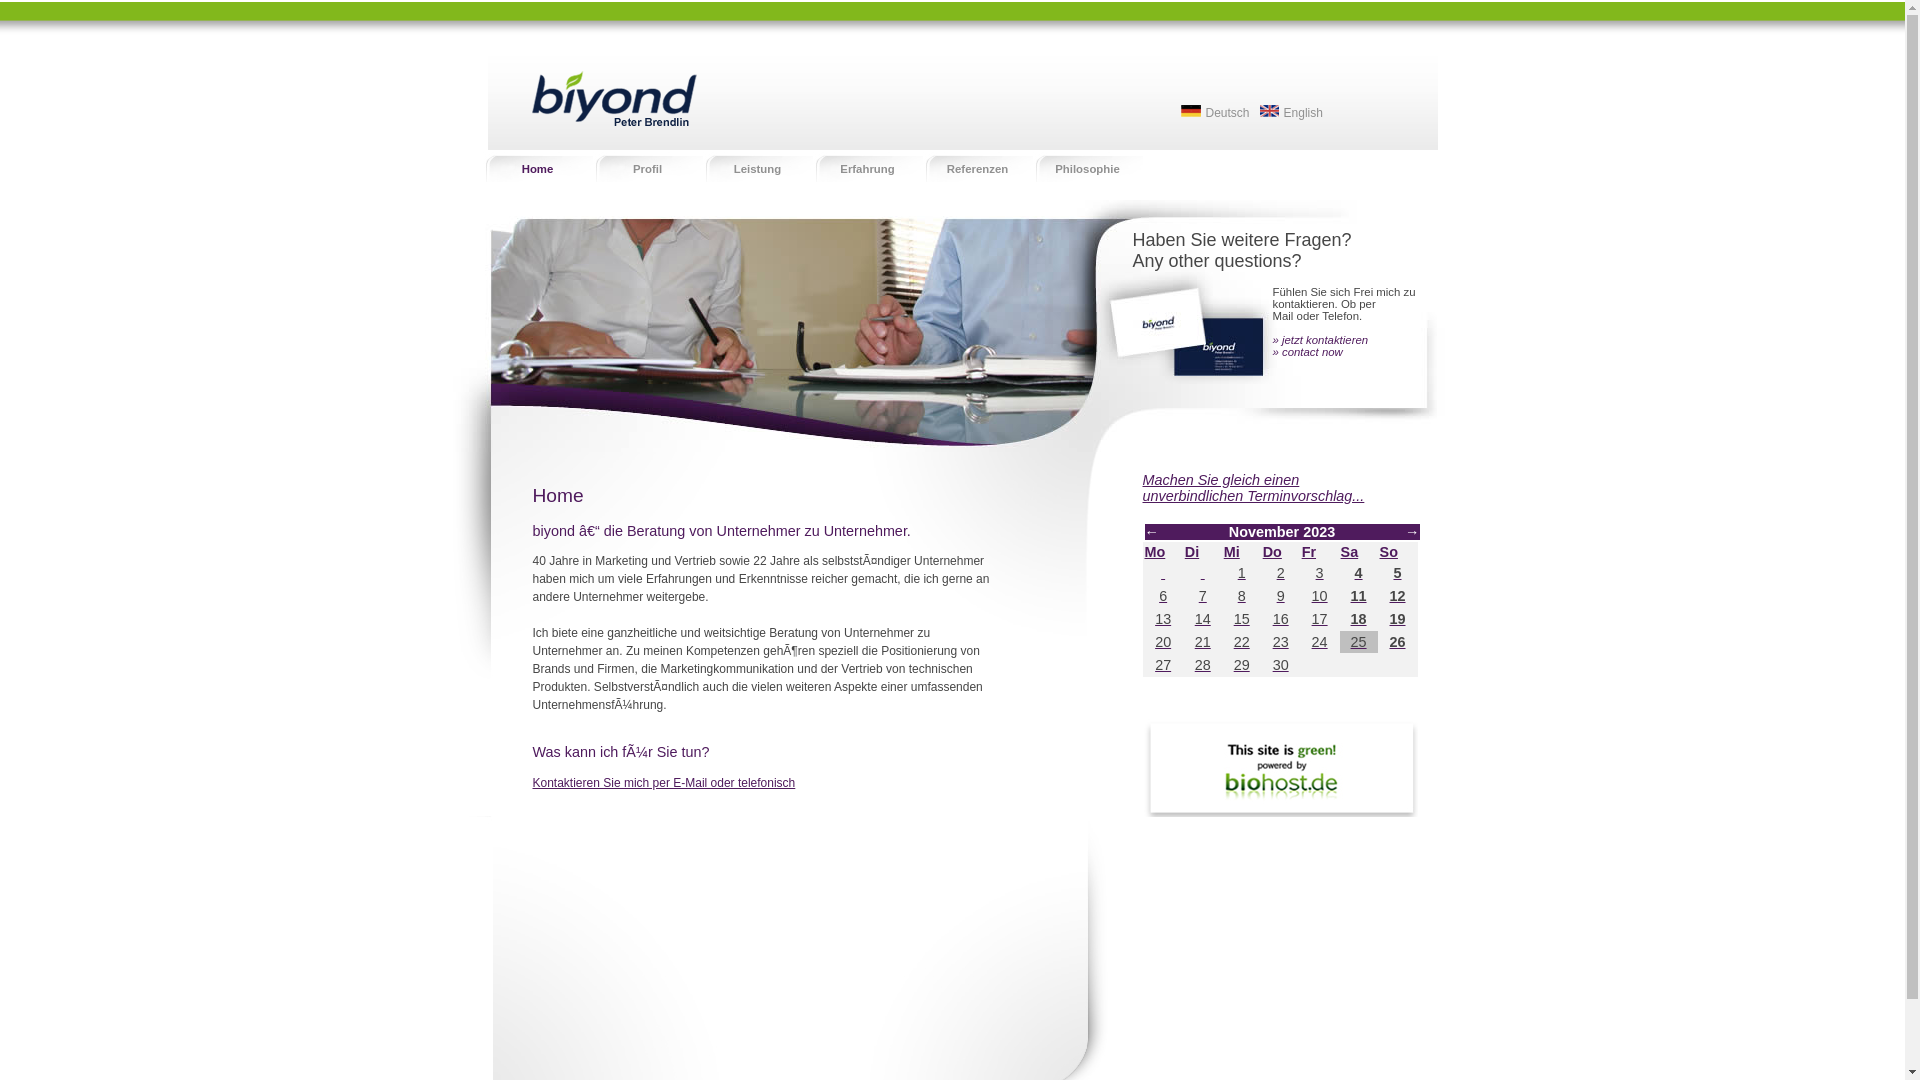 This screenshot has height=1080, width=1920. Describe the element at coordinates (1162, 617) in the screenshot. I see `'13'` at that location.